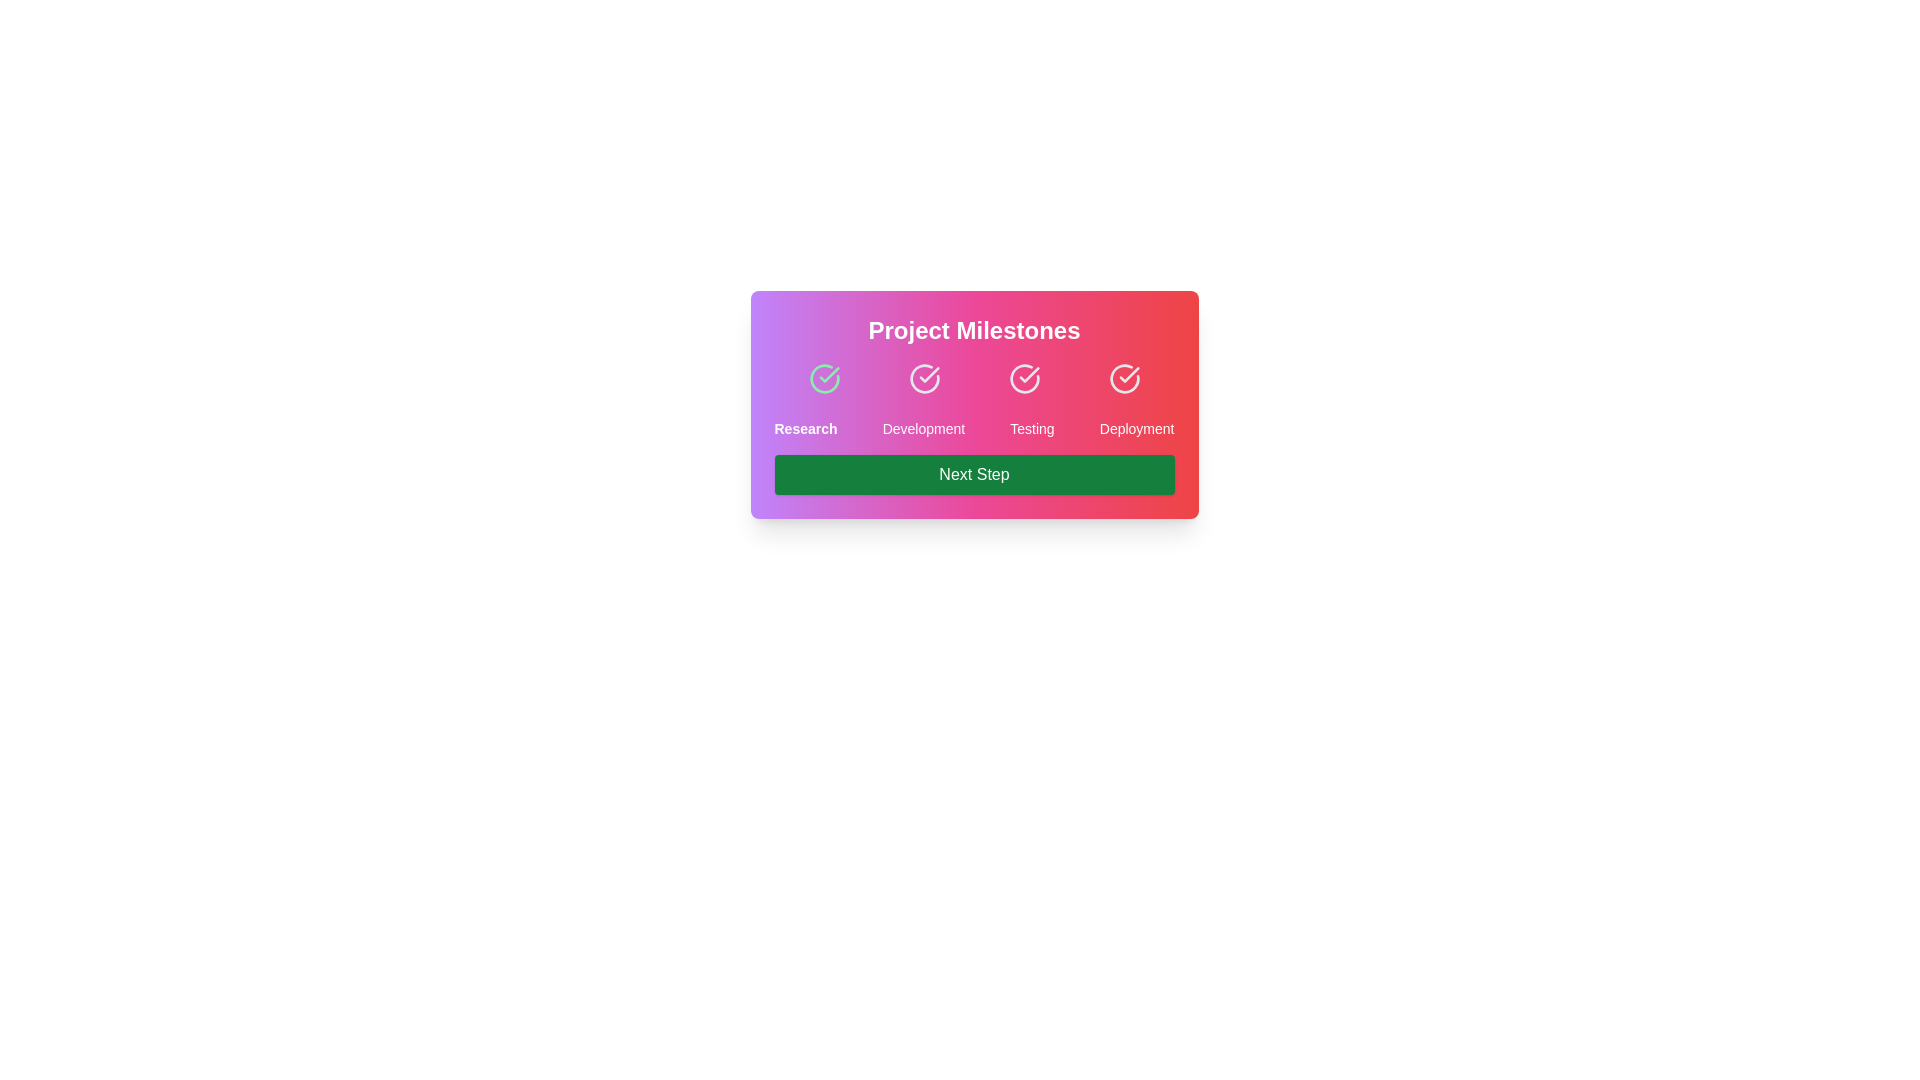  Describe the element at coordinates (1124, 378) in the screenshot. I see `the SVG element representing the completion status of the 'Deployment' milestone, located on the rightmost side of the milestone list` at that location.